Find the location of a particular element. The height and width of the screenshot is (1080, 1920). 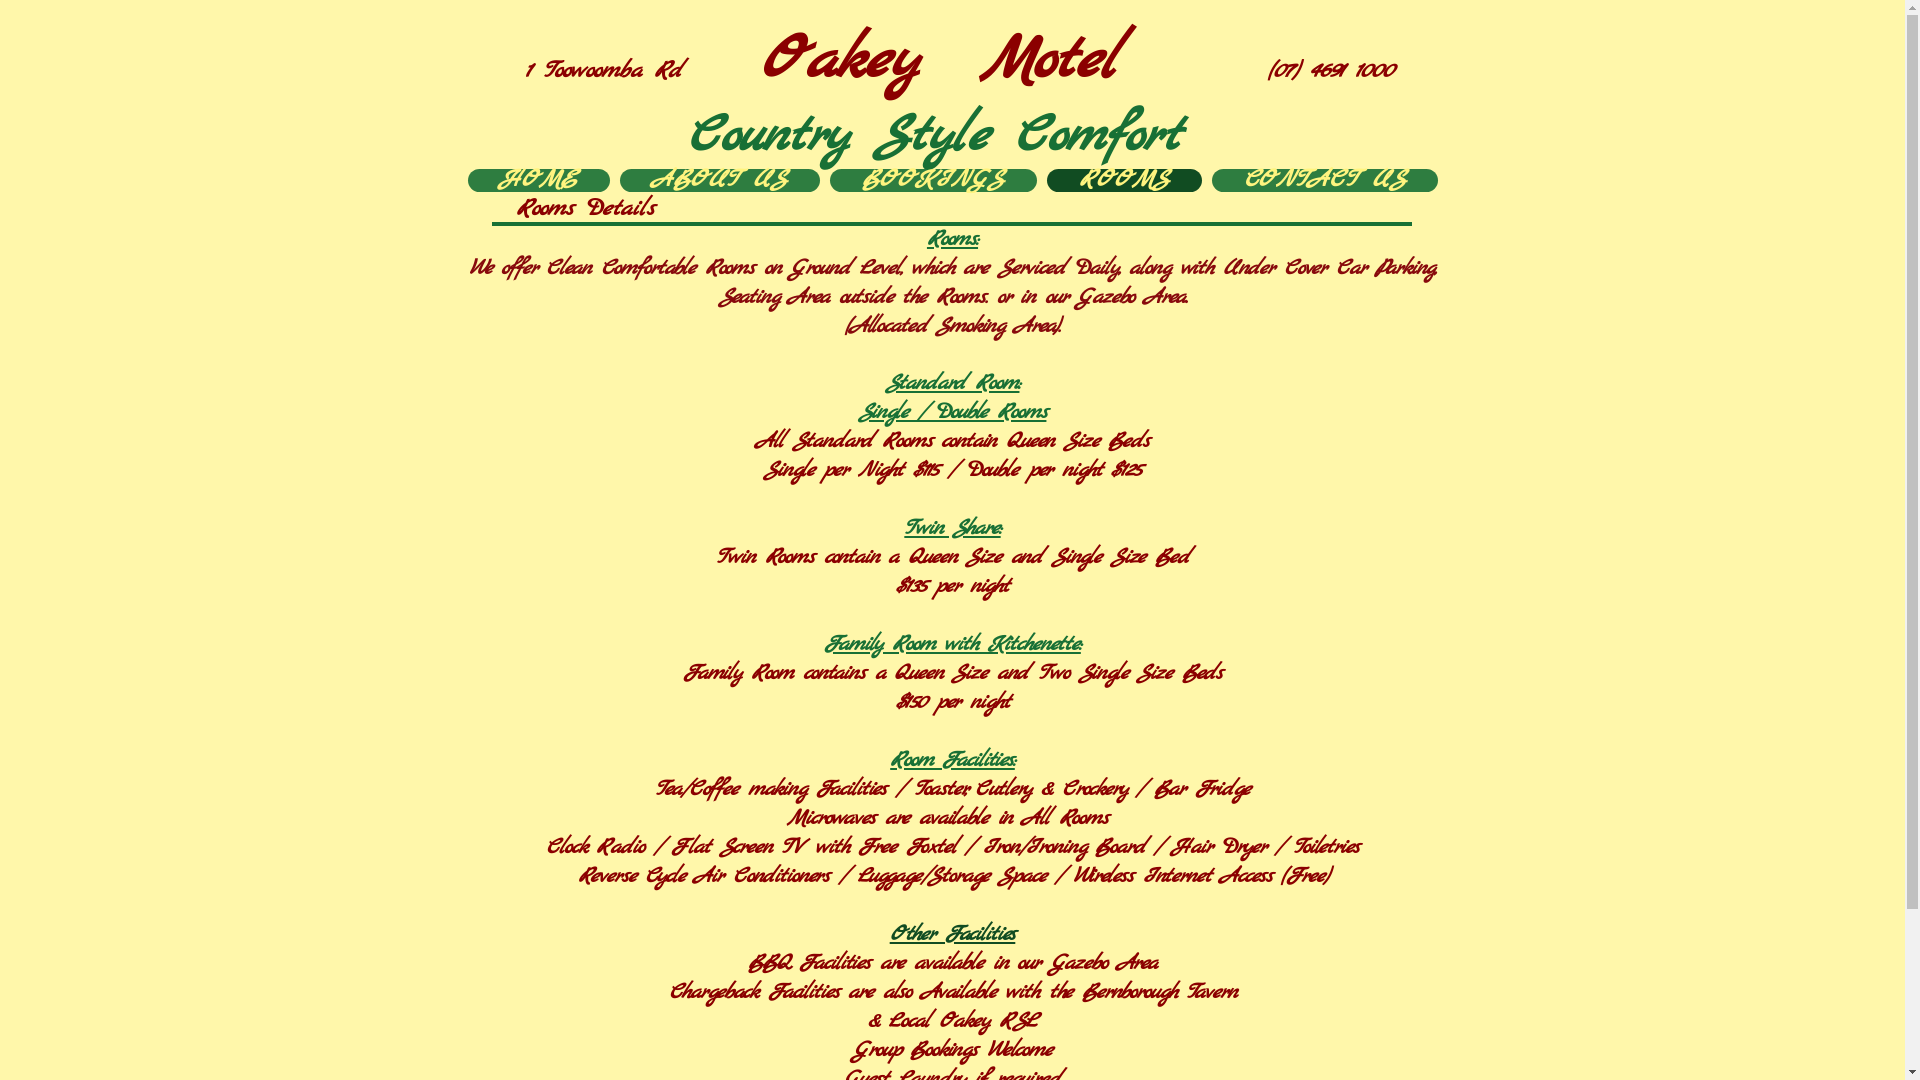

'CONTACT US' is located at coordinates (1324, 180).